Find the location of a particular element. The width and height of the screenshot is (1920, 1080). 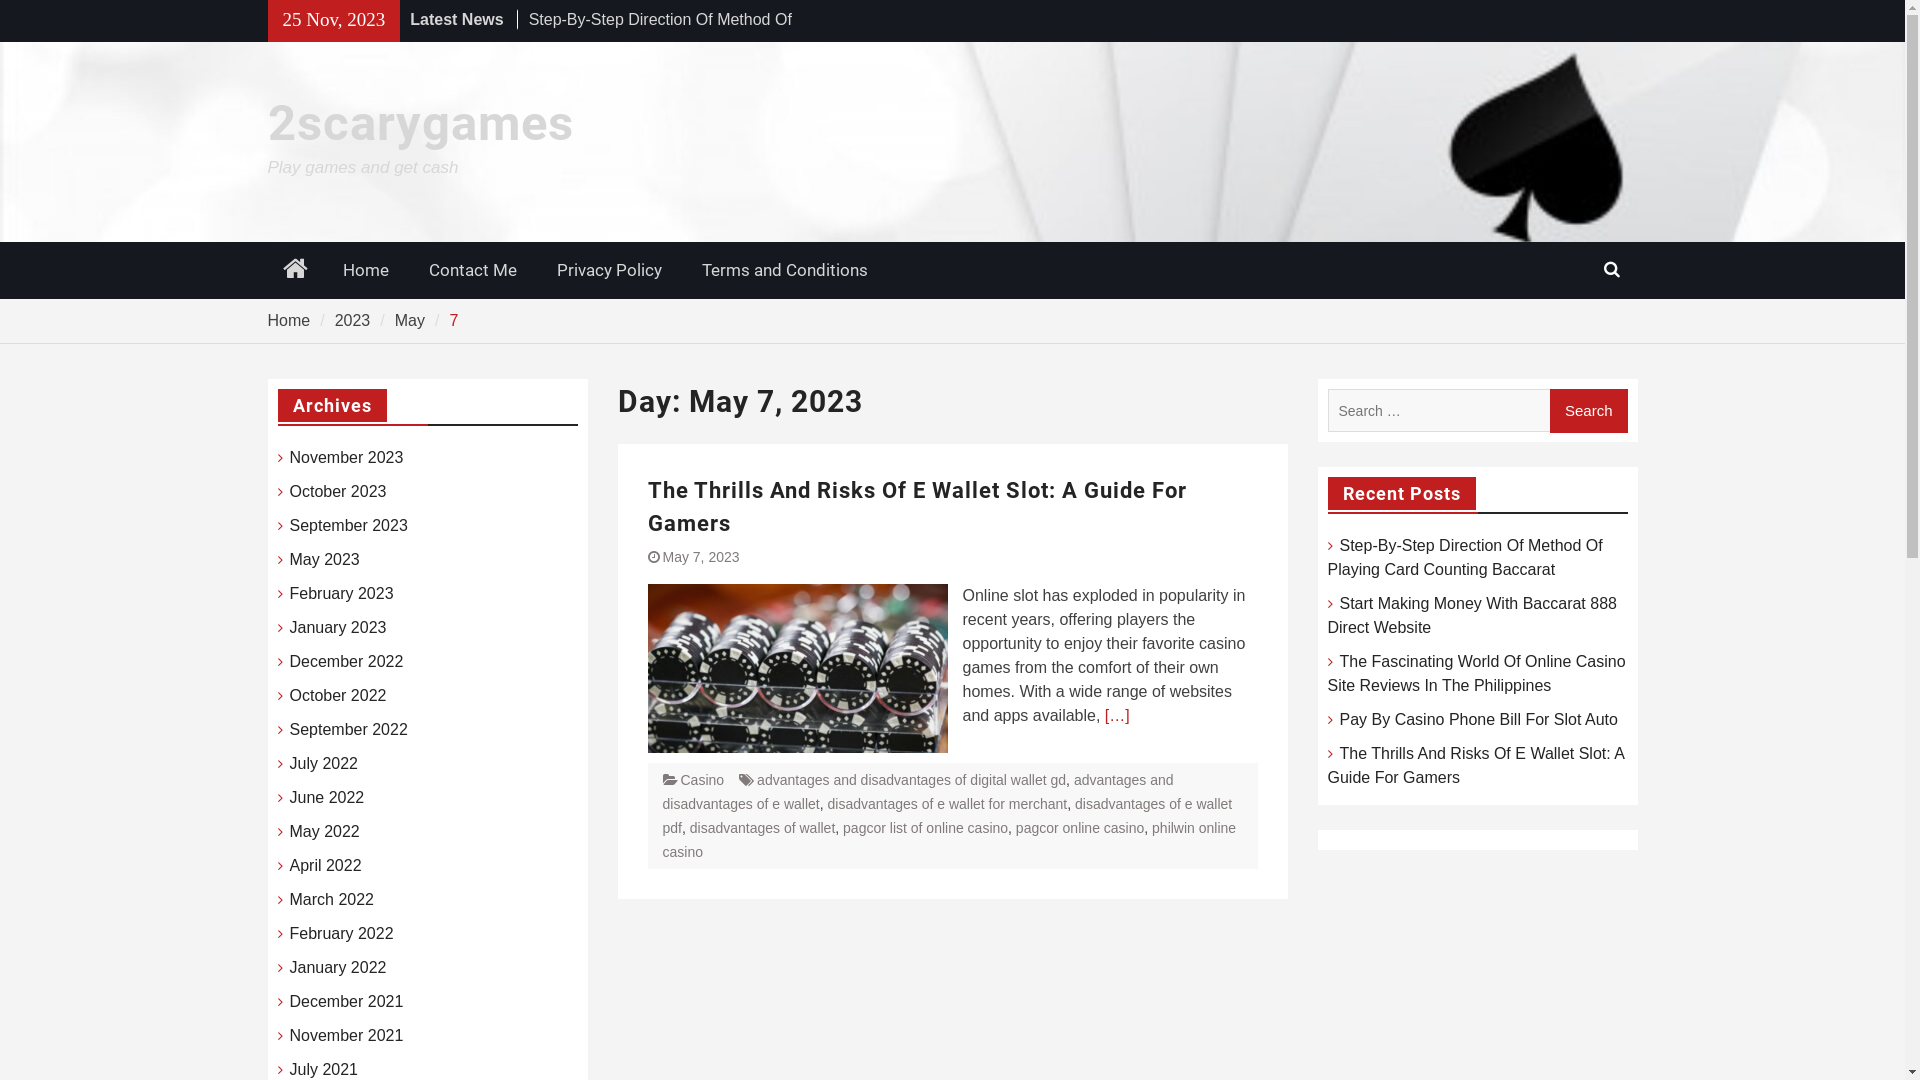

'disadvantages of e wallet pdf' is located at coordinates (945, 816).